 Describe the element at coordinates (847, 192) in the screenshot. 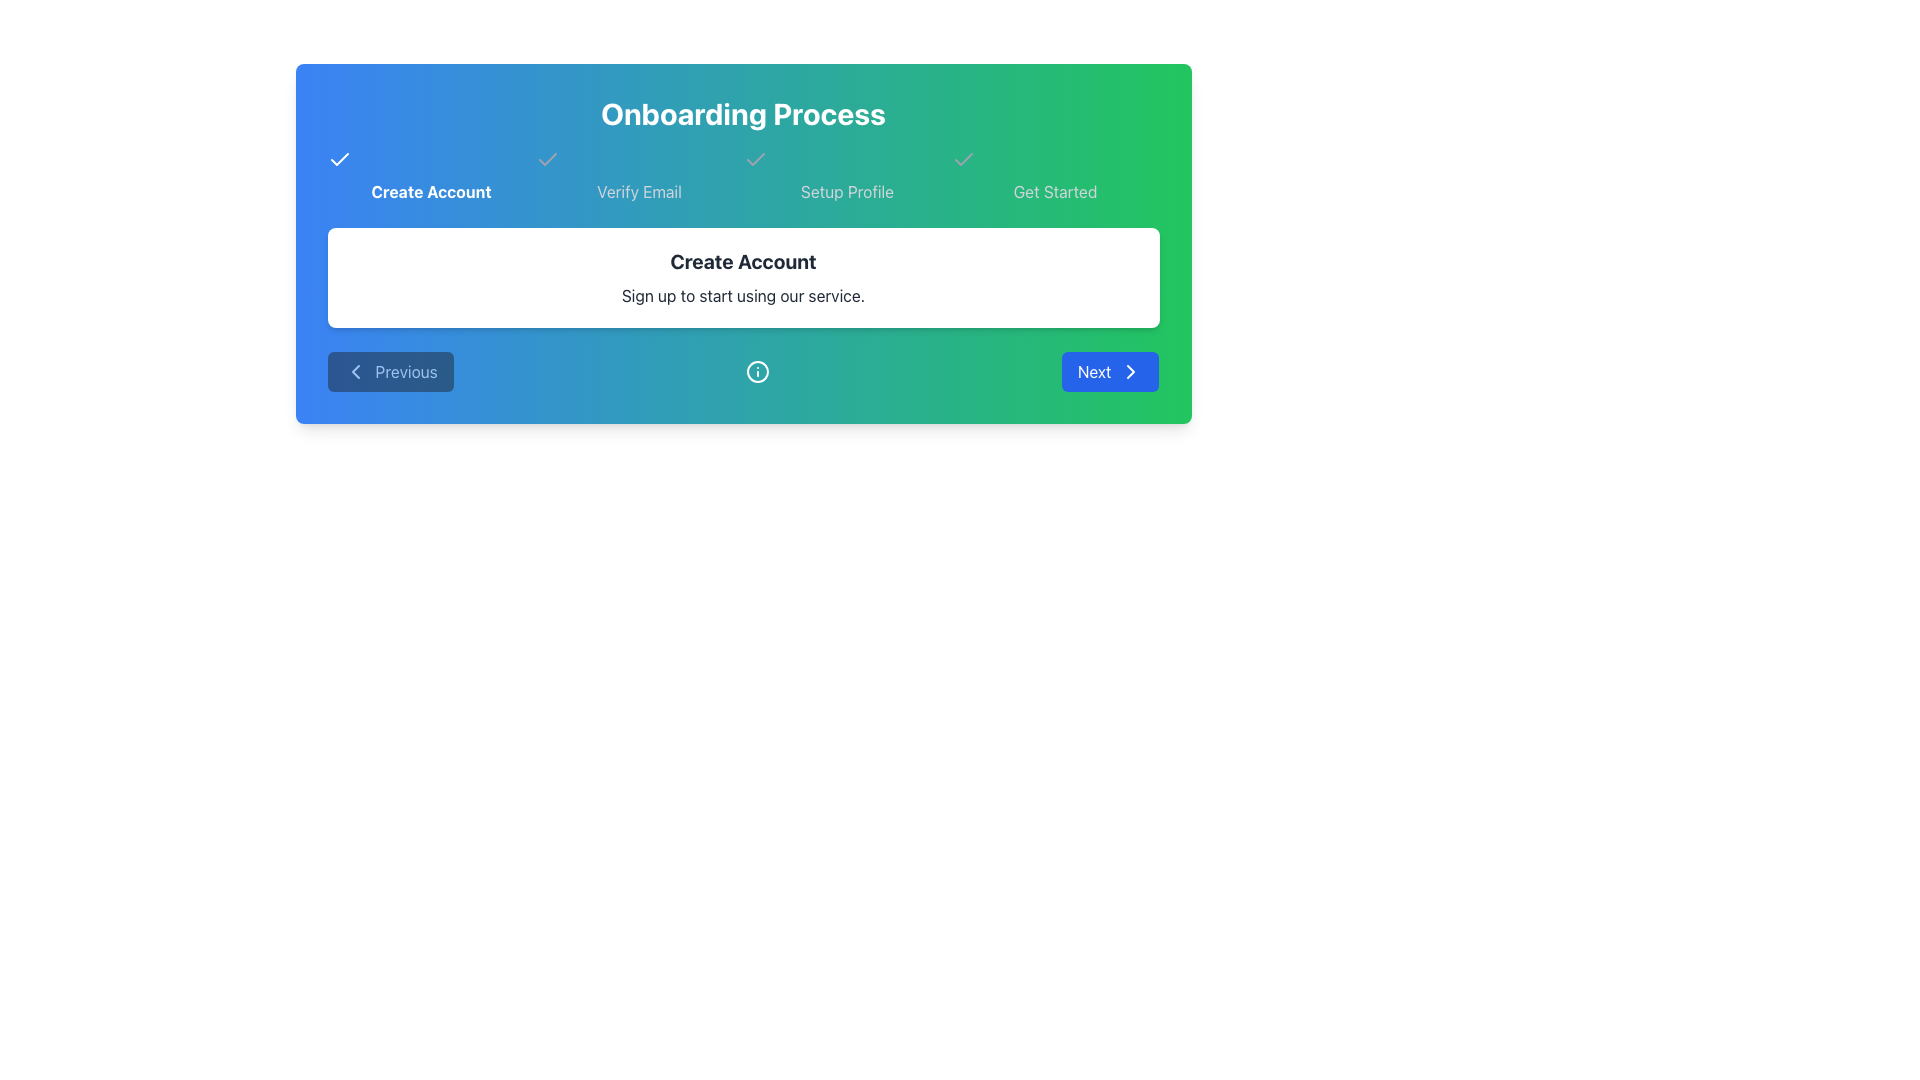

I see `the 'Setup Profile' text label, which is the third step in the horizontal step indicator at the top of the interface, displayed in white against a gradient blue to green background` at that location.